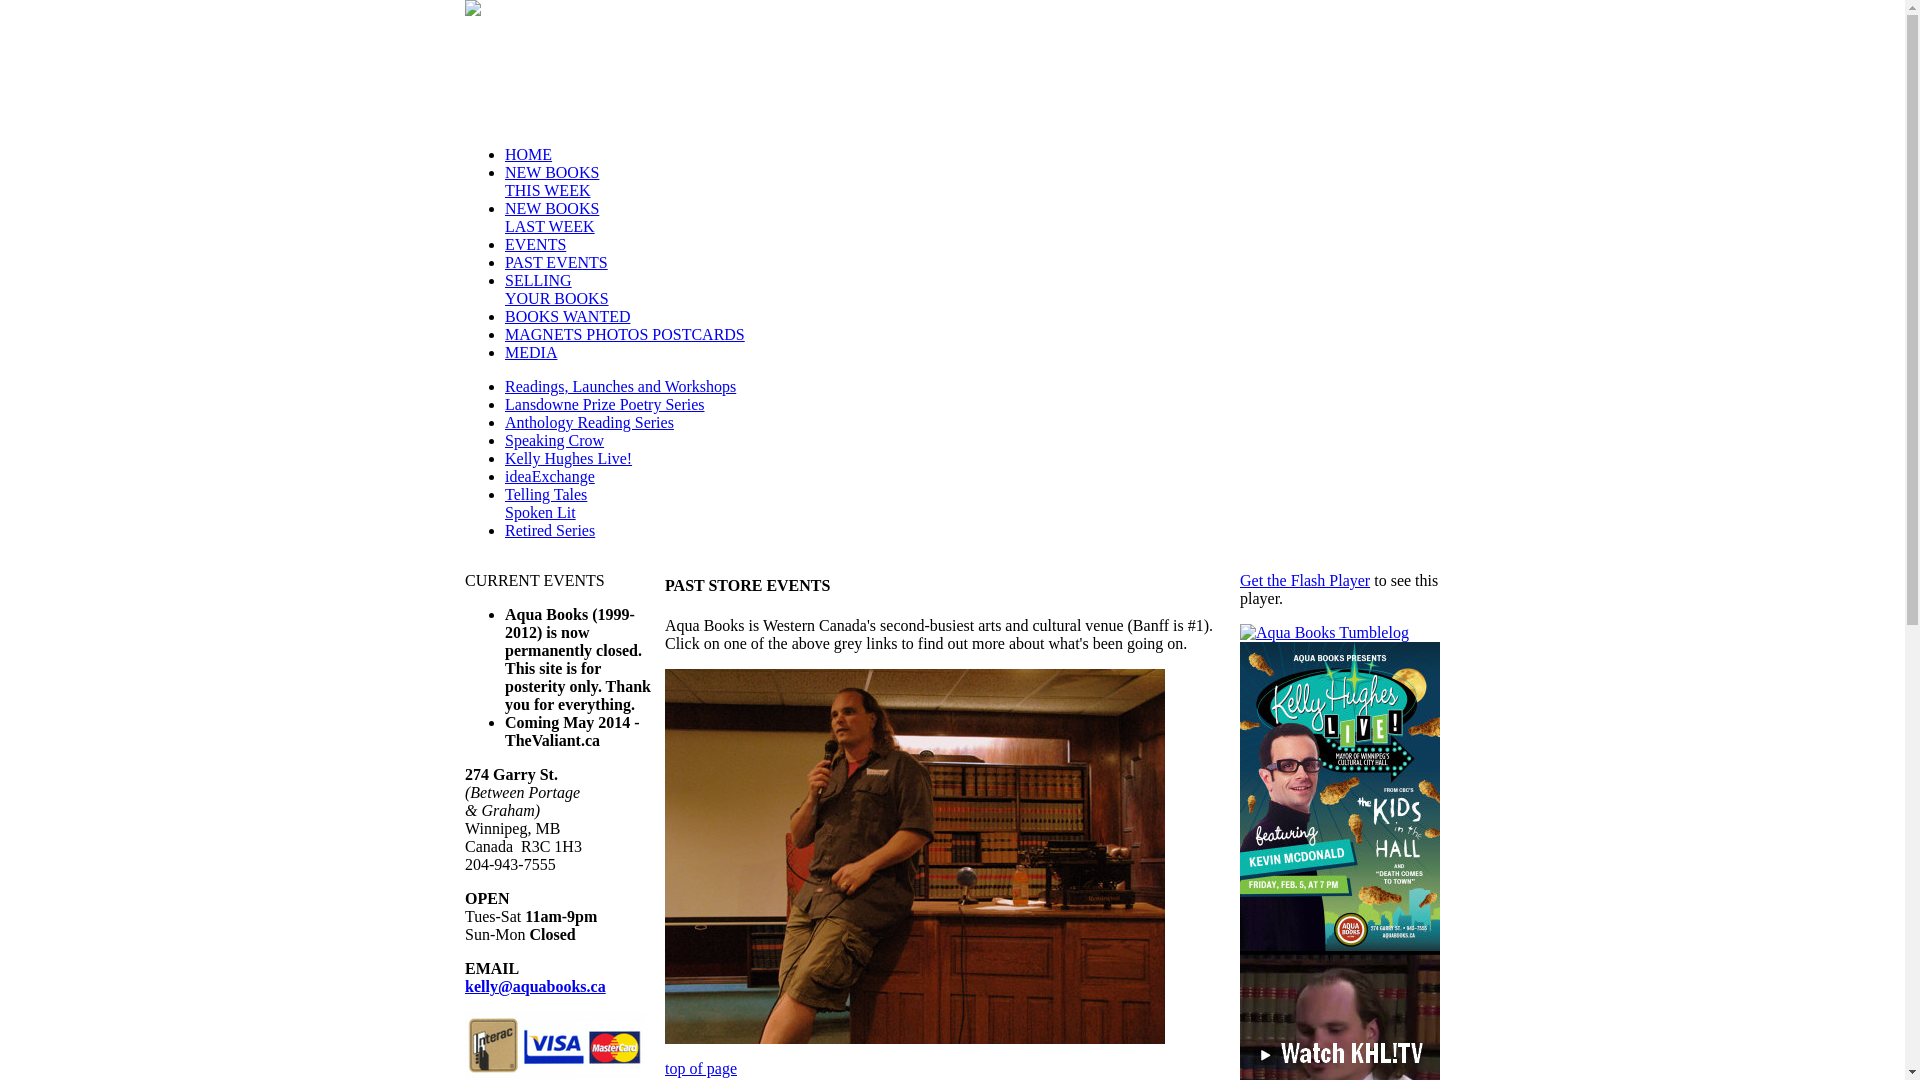 Image resolution: width=1920 pixels, height=1080 pixels. I want to click on 'Readings, Launches and Workshops', so click(619, 386).